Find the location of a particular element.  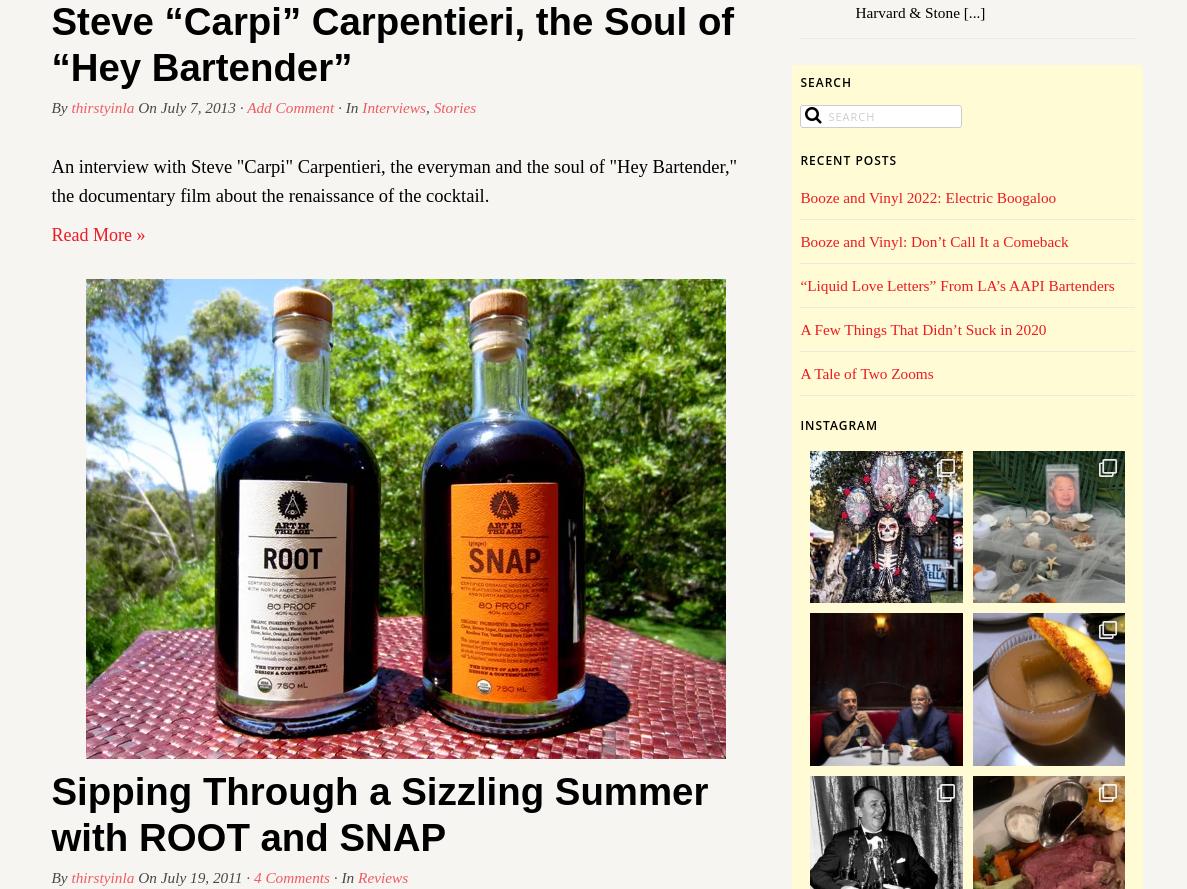

'Stories' is located at coordinates (432, 106).